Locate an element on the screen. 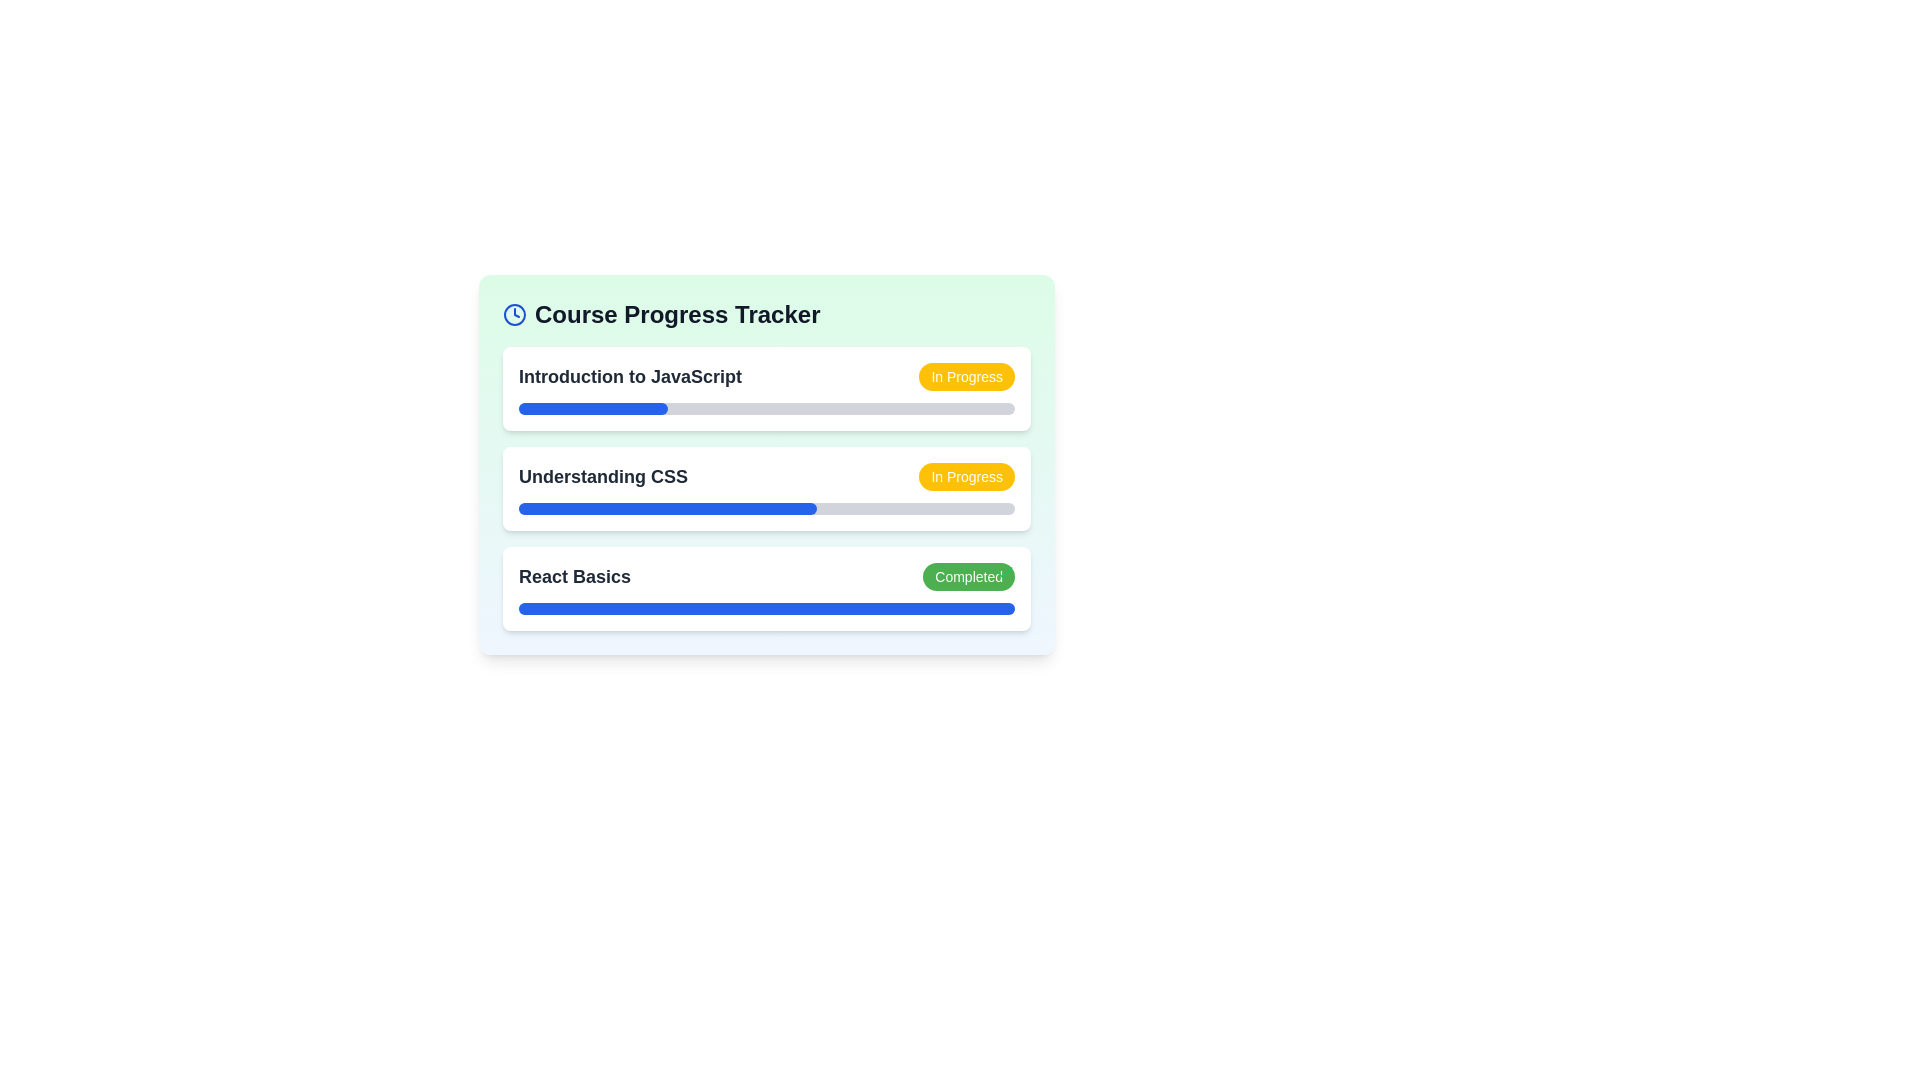 The height and width of the screenshot is (1080, 1920). the Circular Graphic Element representing a clock in the 'Course Progress Tracker' header section is located at coordinates (514, 315).